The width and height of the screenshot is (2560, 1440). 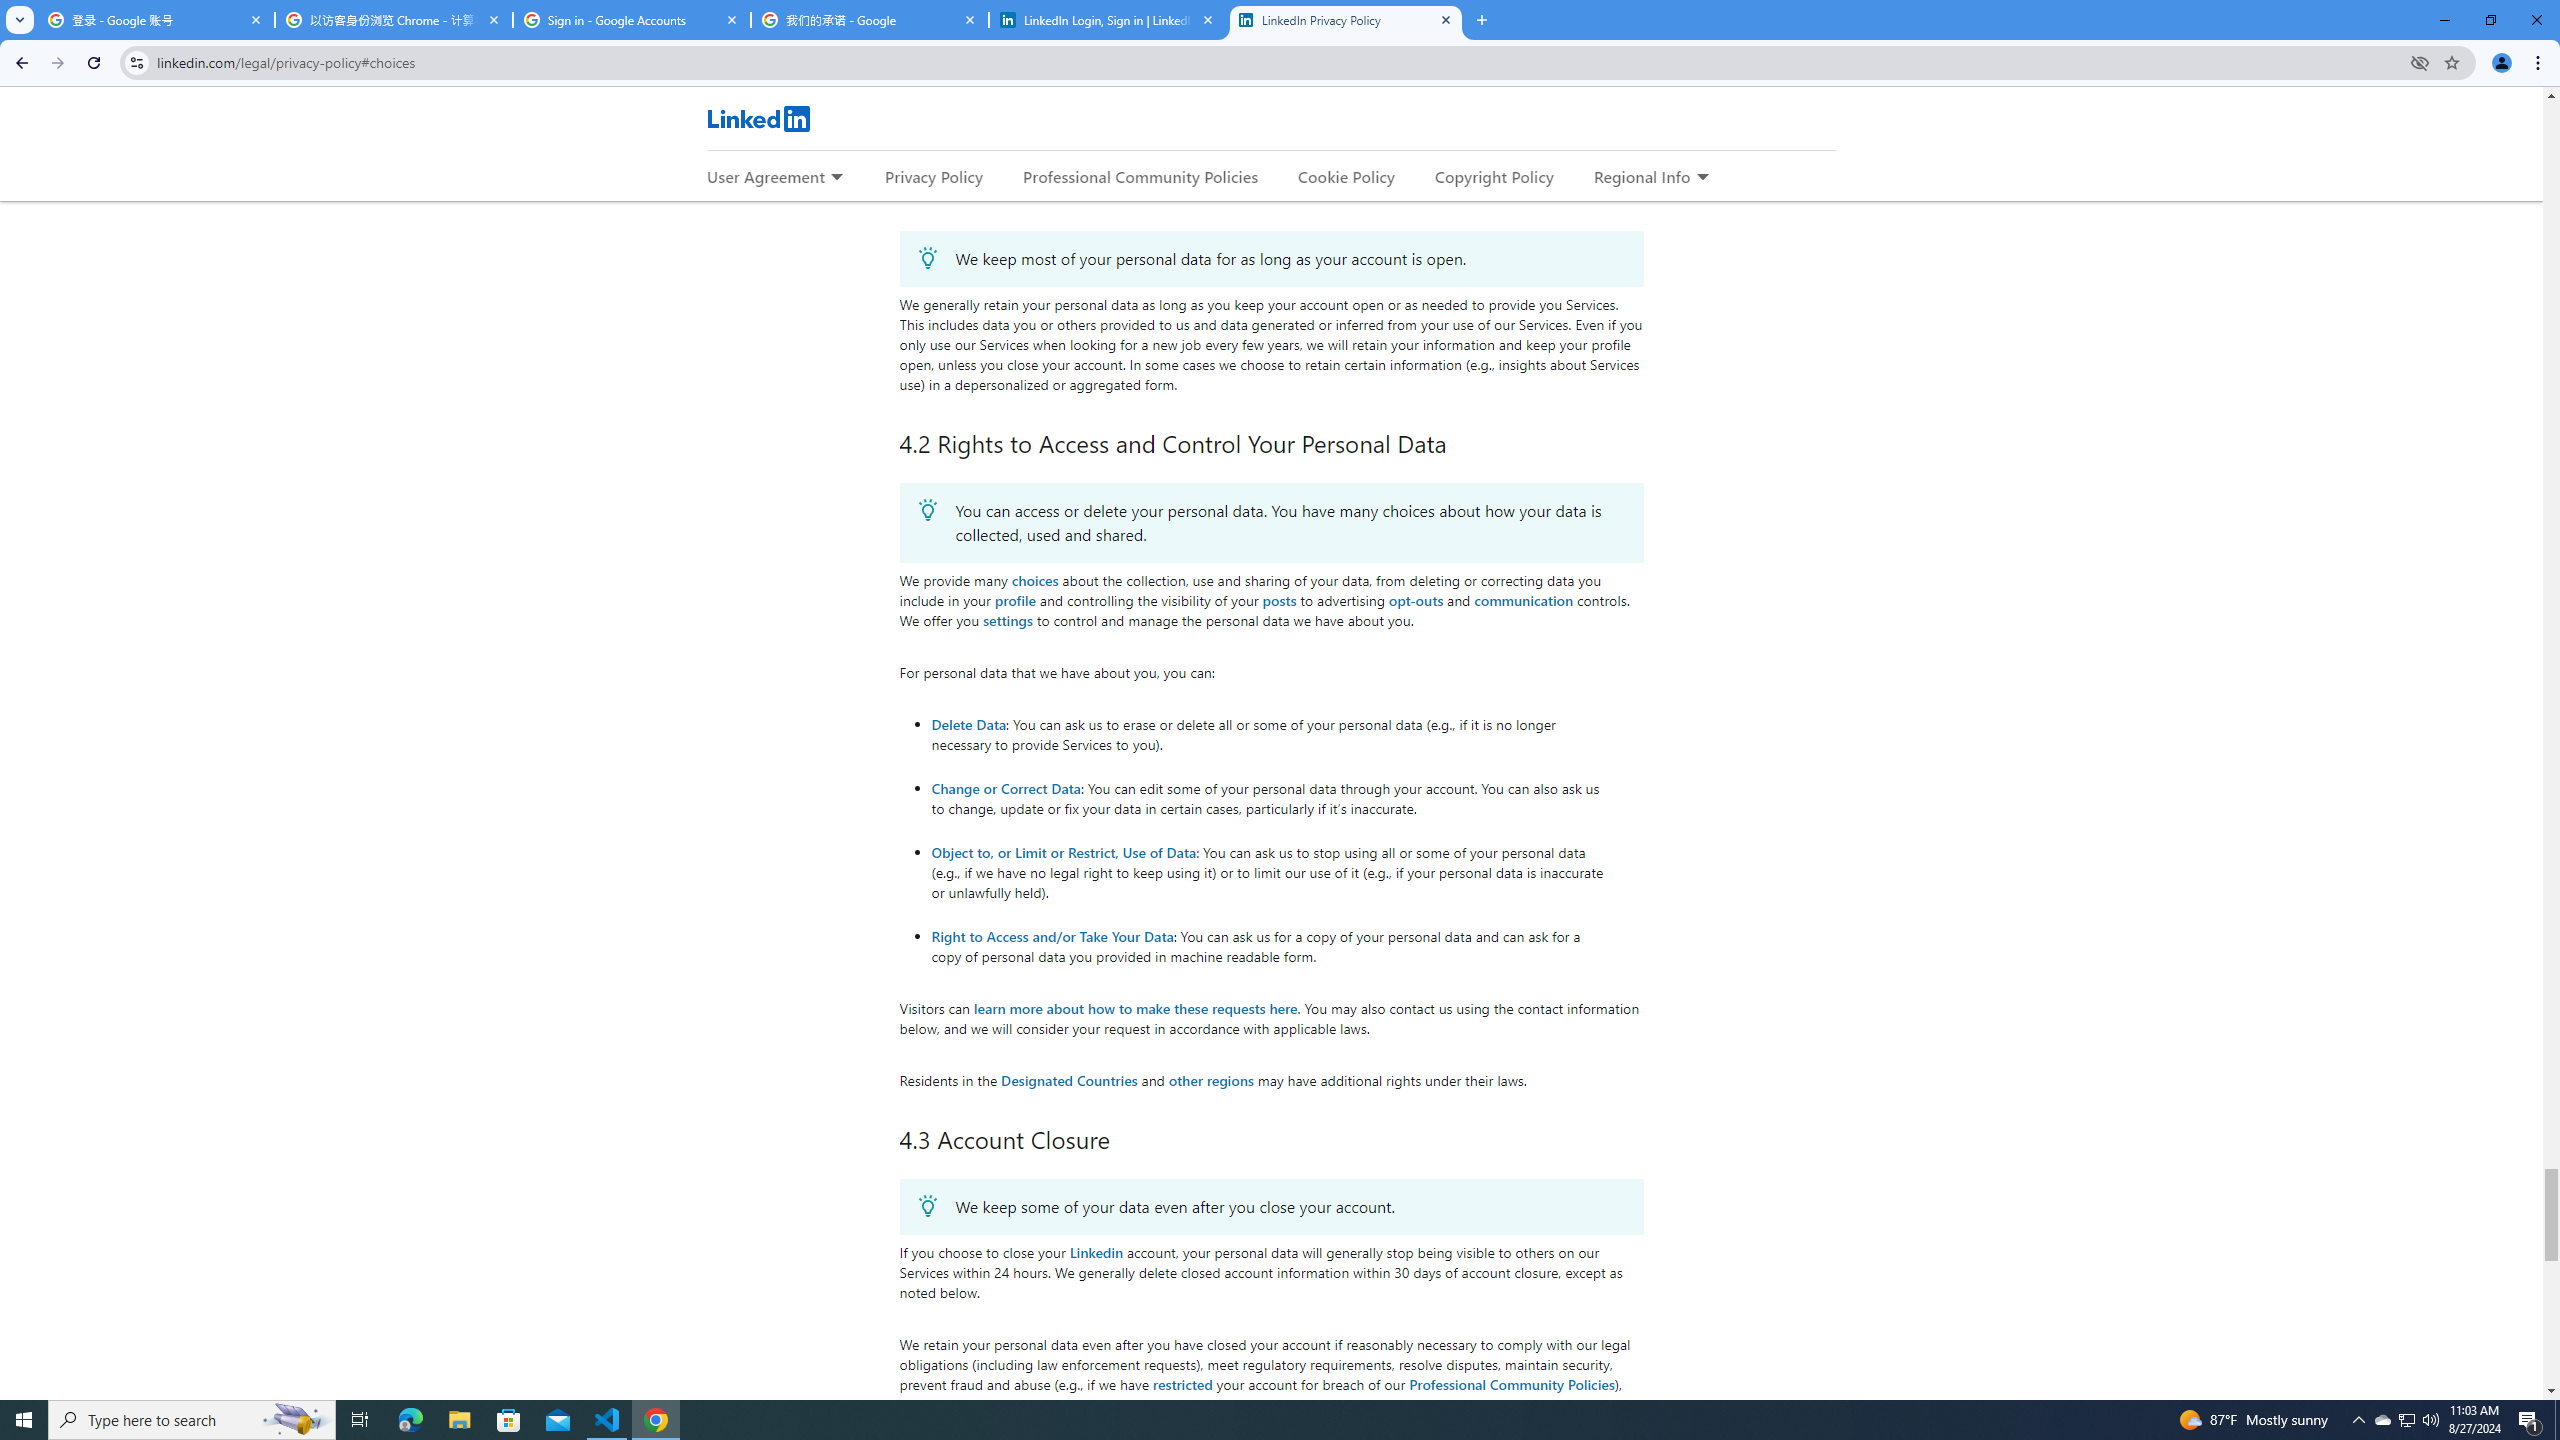 What do you see at coordinates (1035, 579) in the screenshot?
I see `'choices'` at bounding box center [1035, 579].